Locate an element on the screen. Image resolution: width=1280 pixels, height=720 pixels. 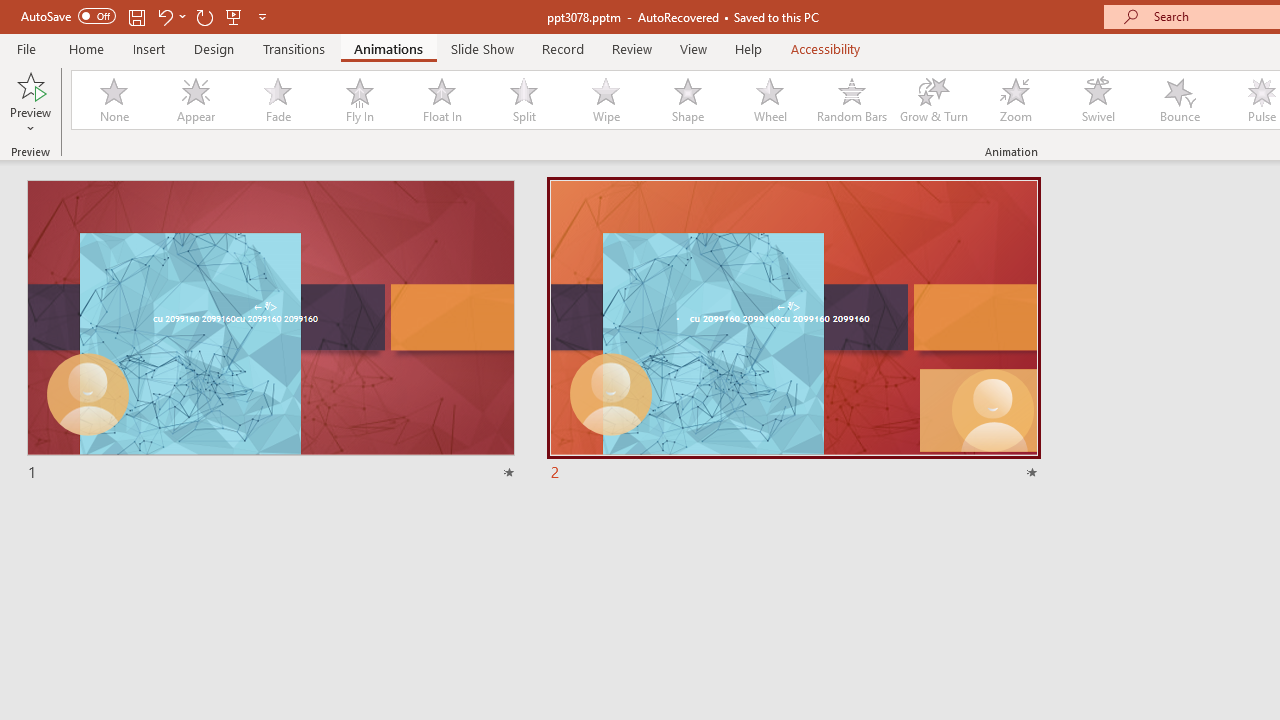
'None' is located at coordinates (112, 100).